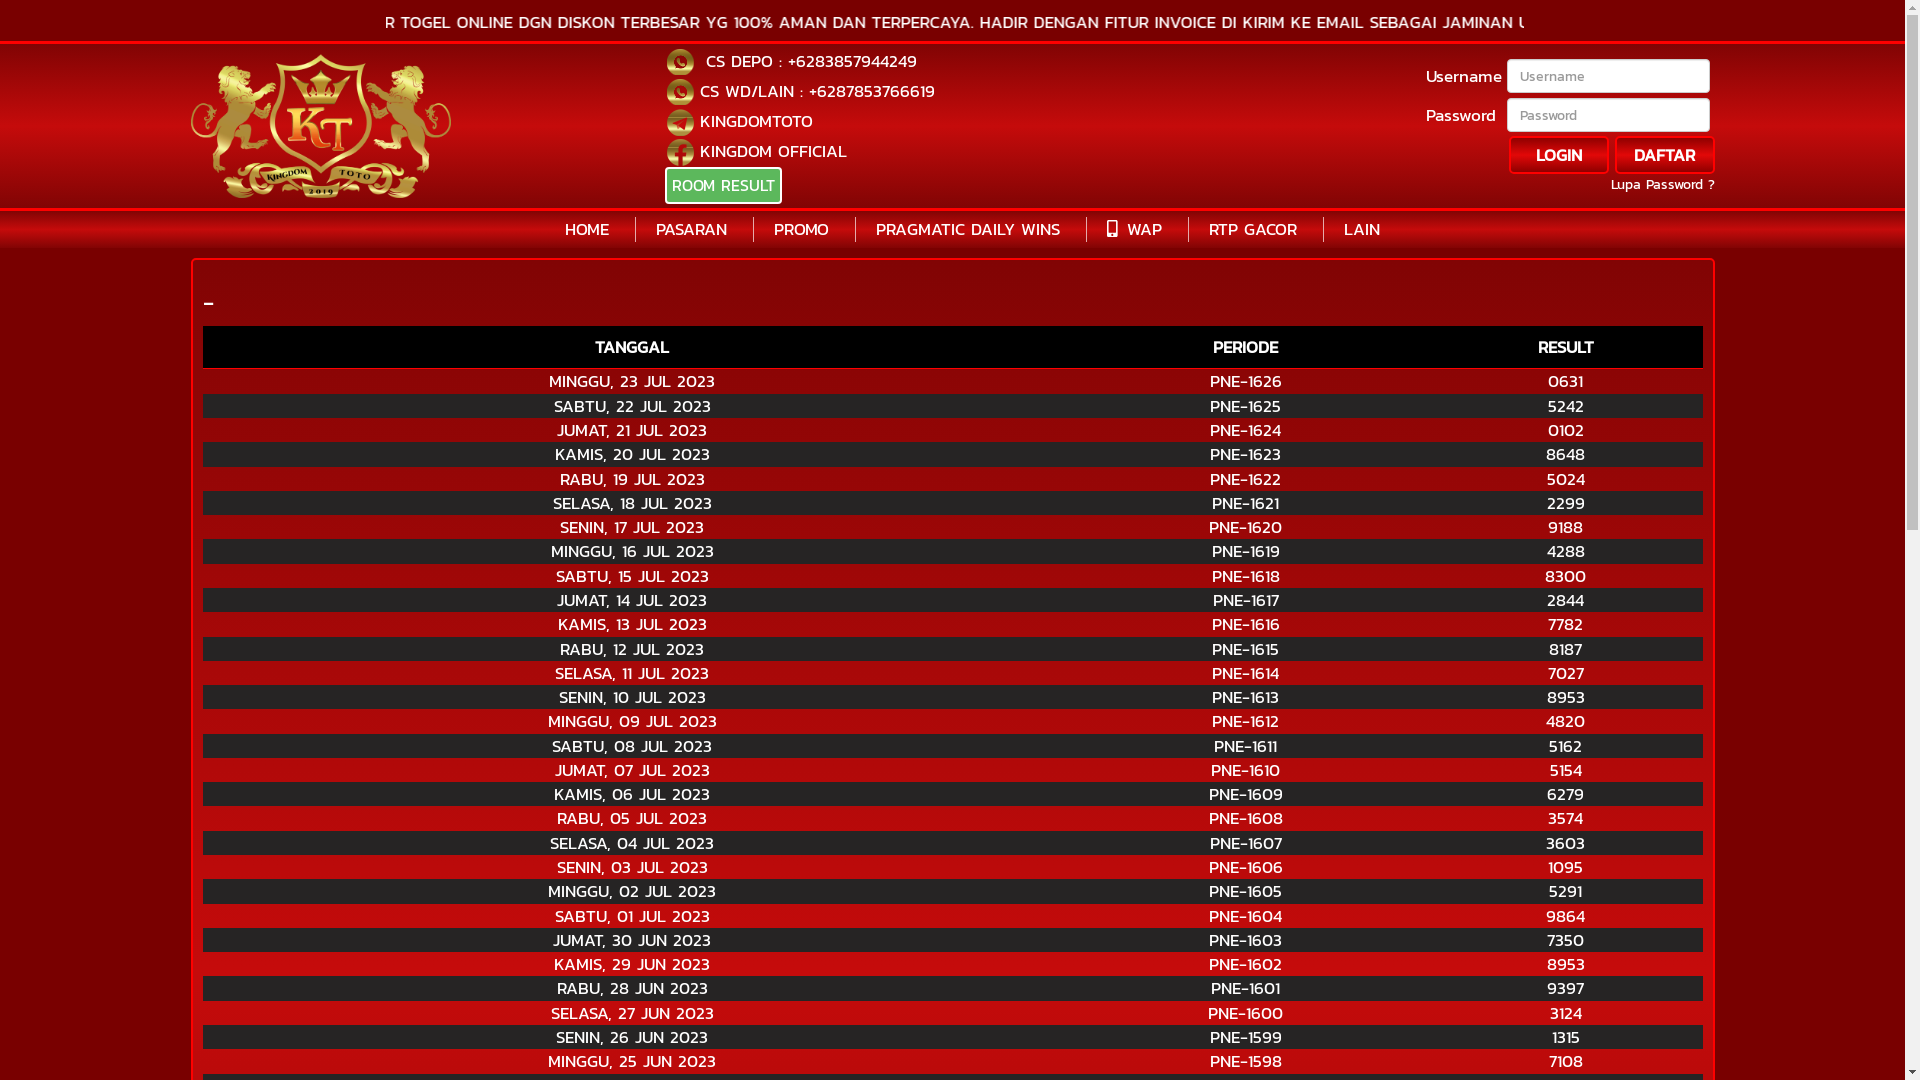 This screenshot has height=1080, width=1920. Describe the element at coordinates (691, 227) in the screenshot. I see `'PASARAN'` at that location.